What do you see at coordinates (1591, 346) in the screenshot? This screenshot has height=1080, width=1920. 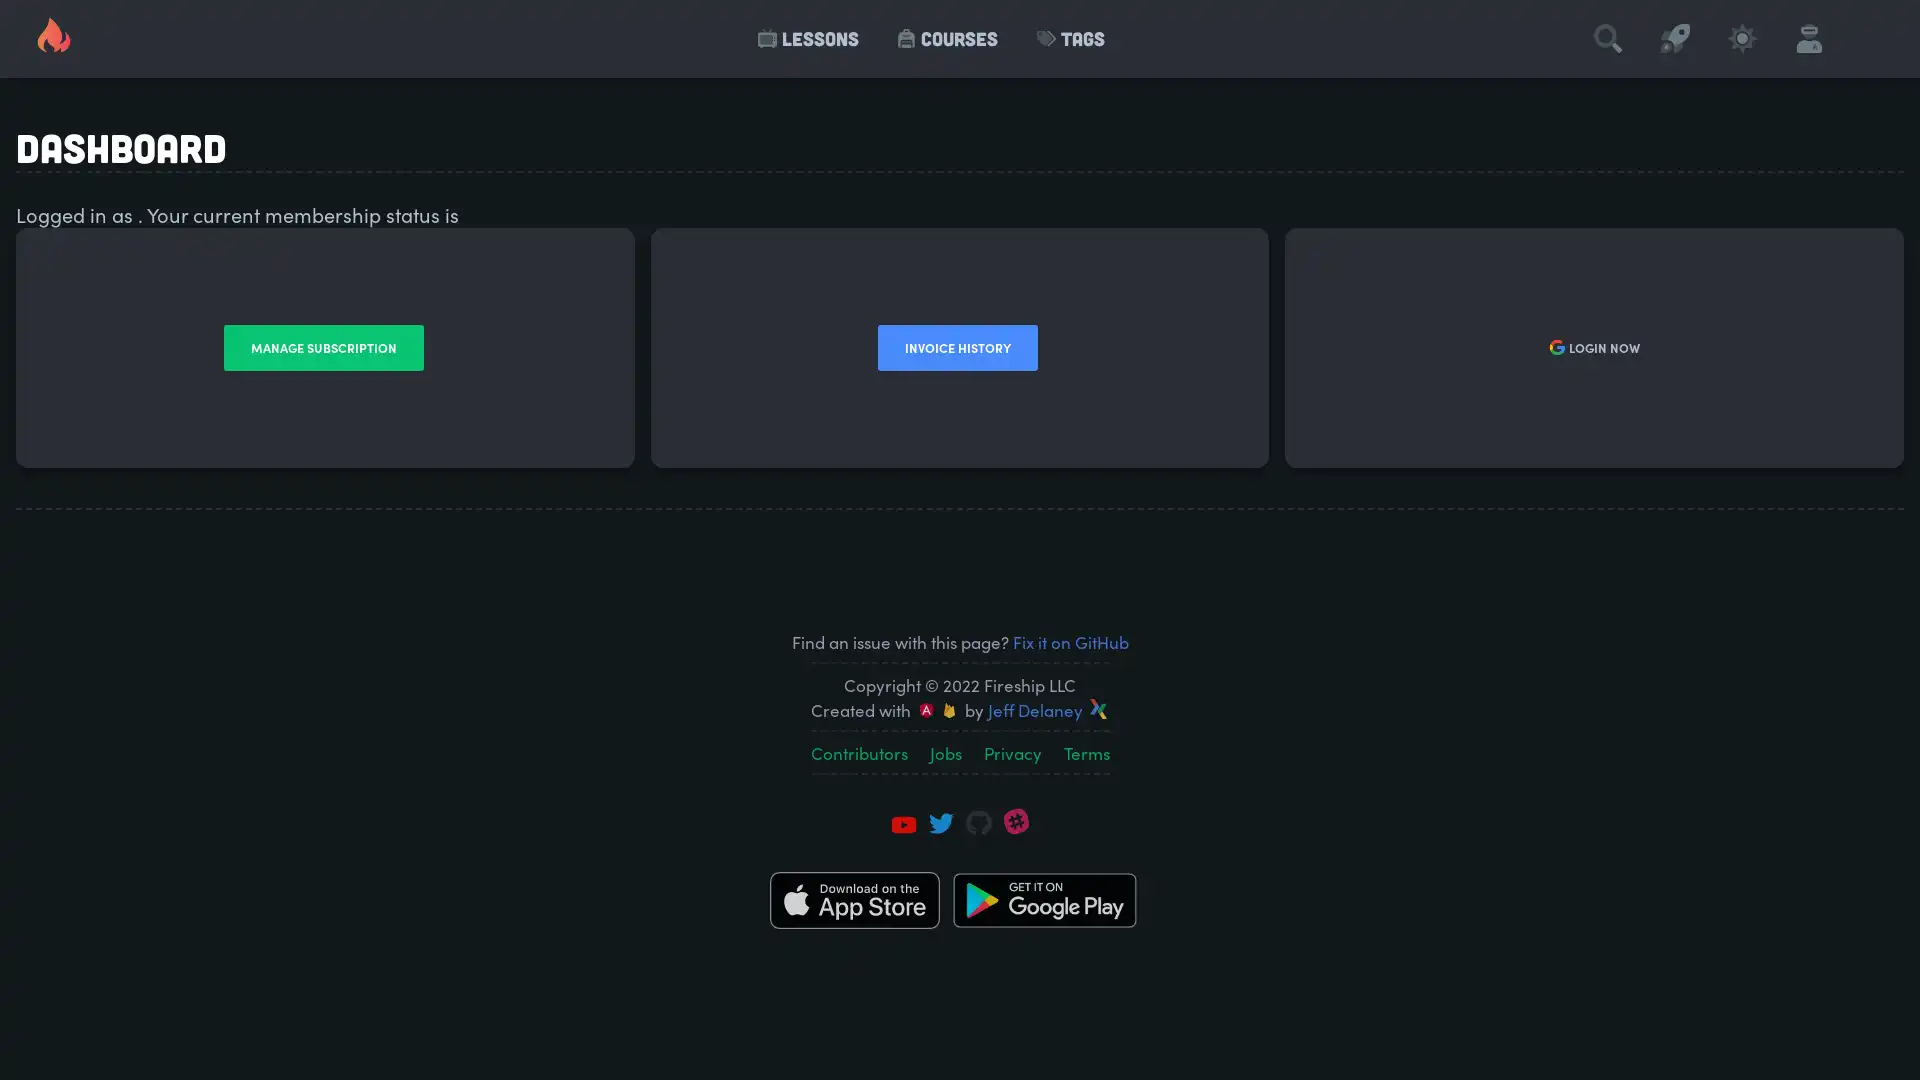 I see `LOGIN NOW` at bounding box center [1591, 346].